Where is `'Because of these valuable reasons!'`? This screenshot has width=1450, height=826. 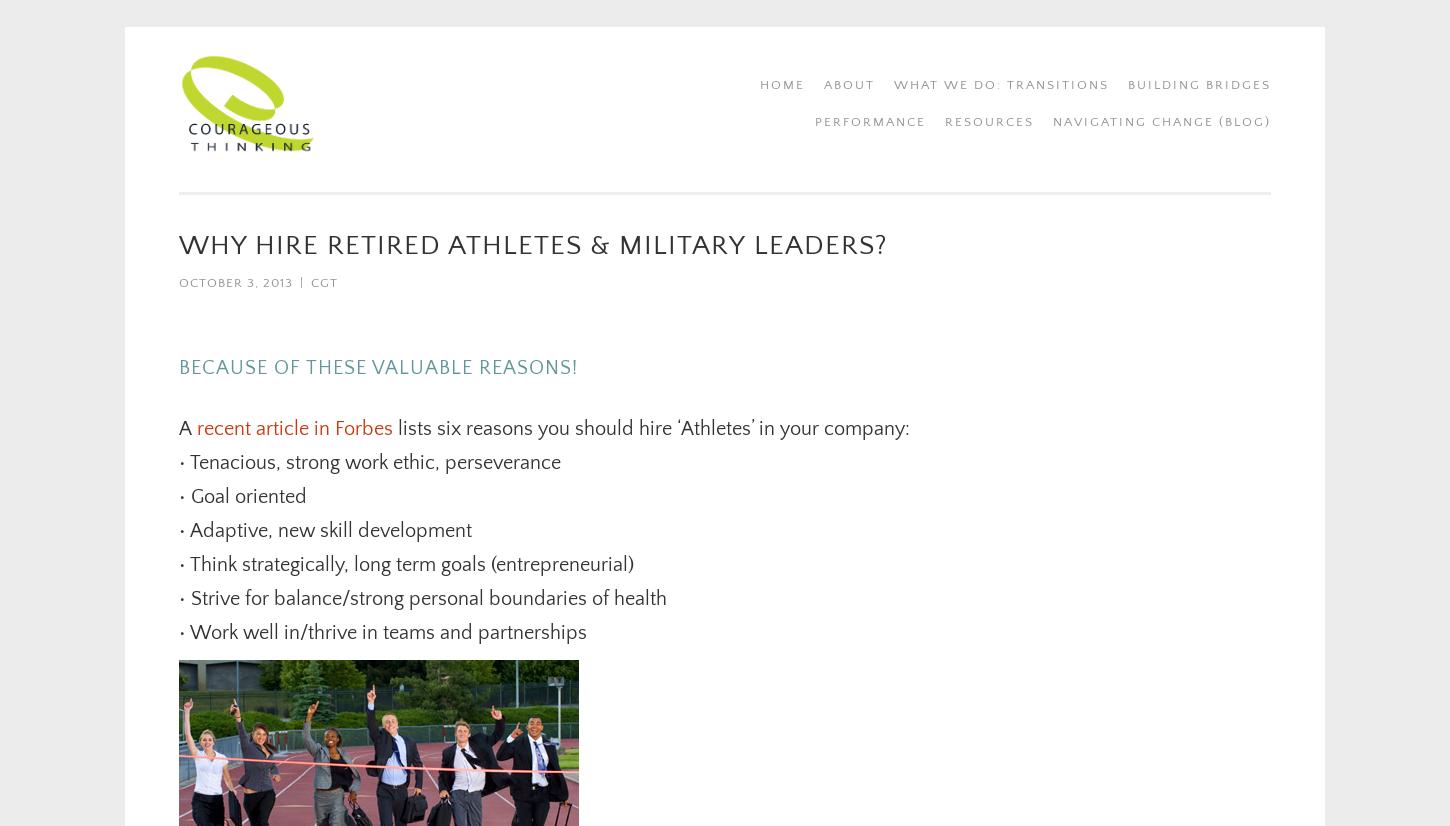
'Because of these valuable reasons!' is located at coordinates (377, 367).